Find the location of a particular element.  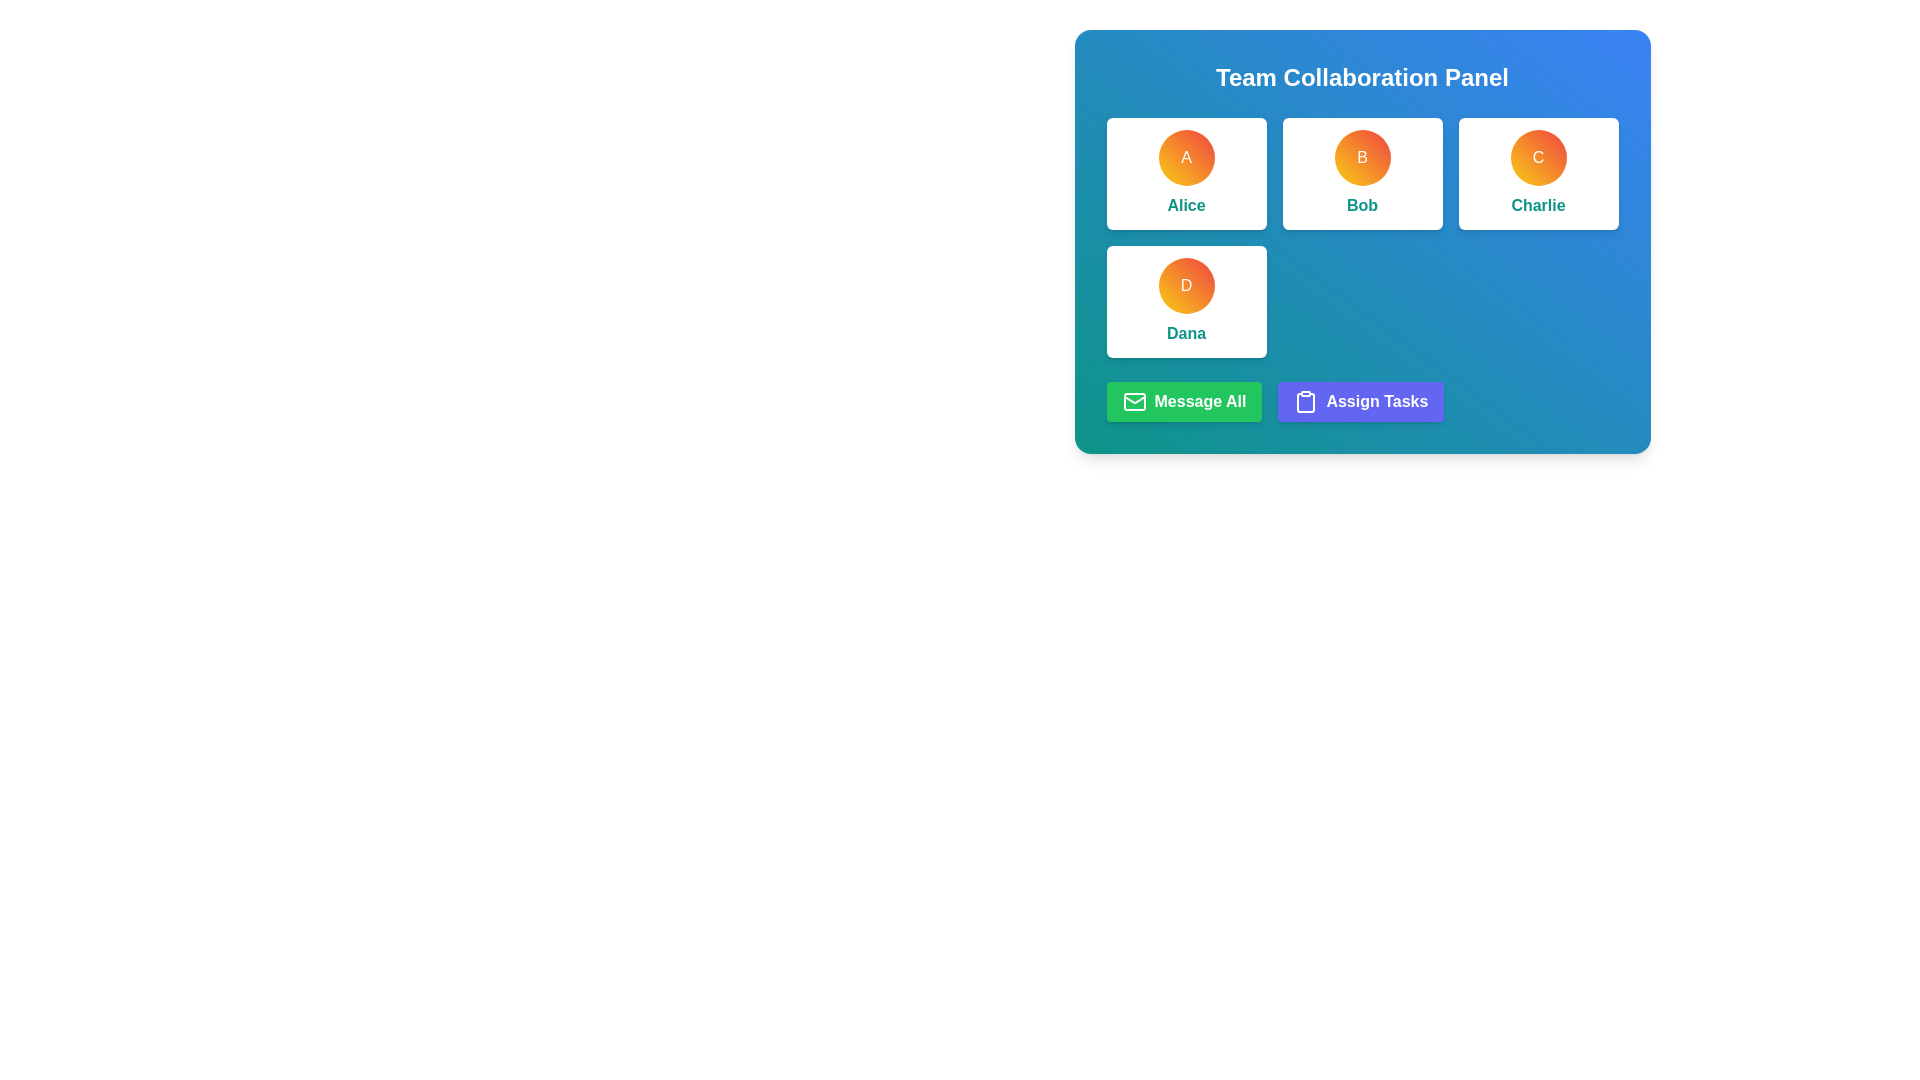

text label that identifies 'Dana,' which is located within a white card in the lower left quadrant of the 'Team Collaboration Panel.' is located at coordinates (1186, 333).